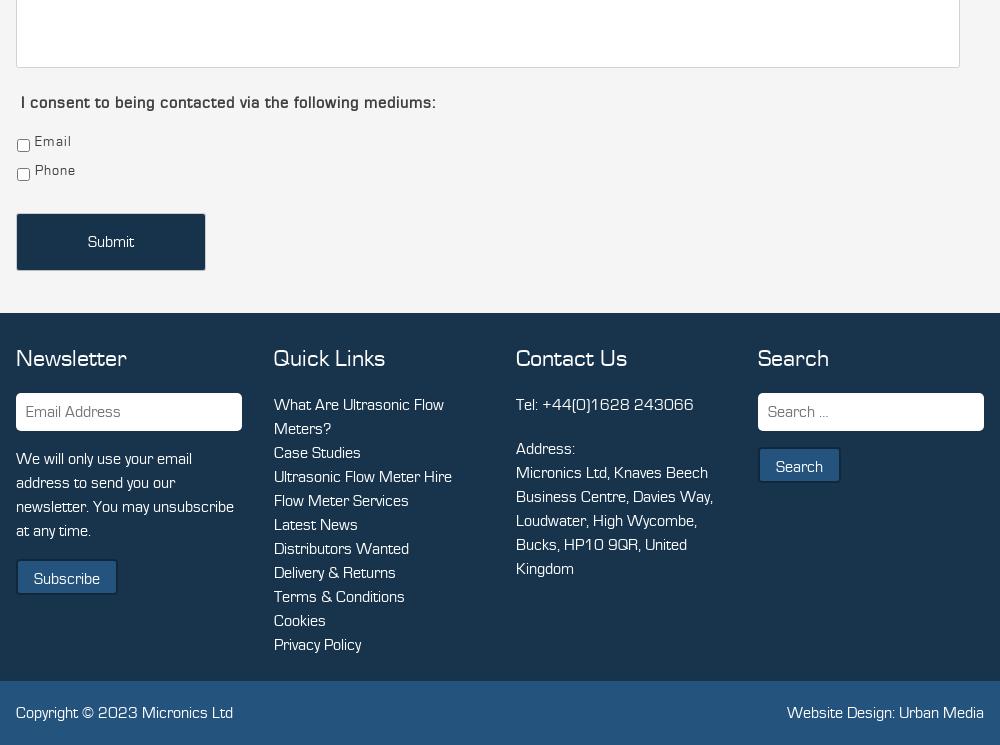 The image size is (1000, 745). What do you see at coordinates (316, 644) in the screenshot?
I see `'Privacy Policy'` at bounding box center [316, 644].